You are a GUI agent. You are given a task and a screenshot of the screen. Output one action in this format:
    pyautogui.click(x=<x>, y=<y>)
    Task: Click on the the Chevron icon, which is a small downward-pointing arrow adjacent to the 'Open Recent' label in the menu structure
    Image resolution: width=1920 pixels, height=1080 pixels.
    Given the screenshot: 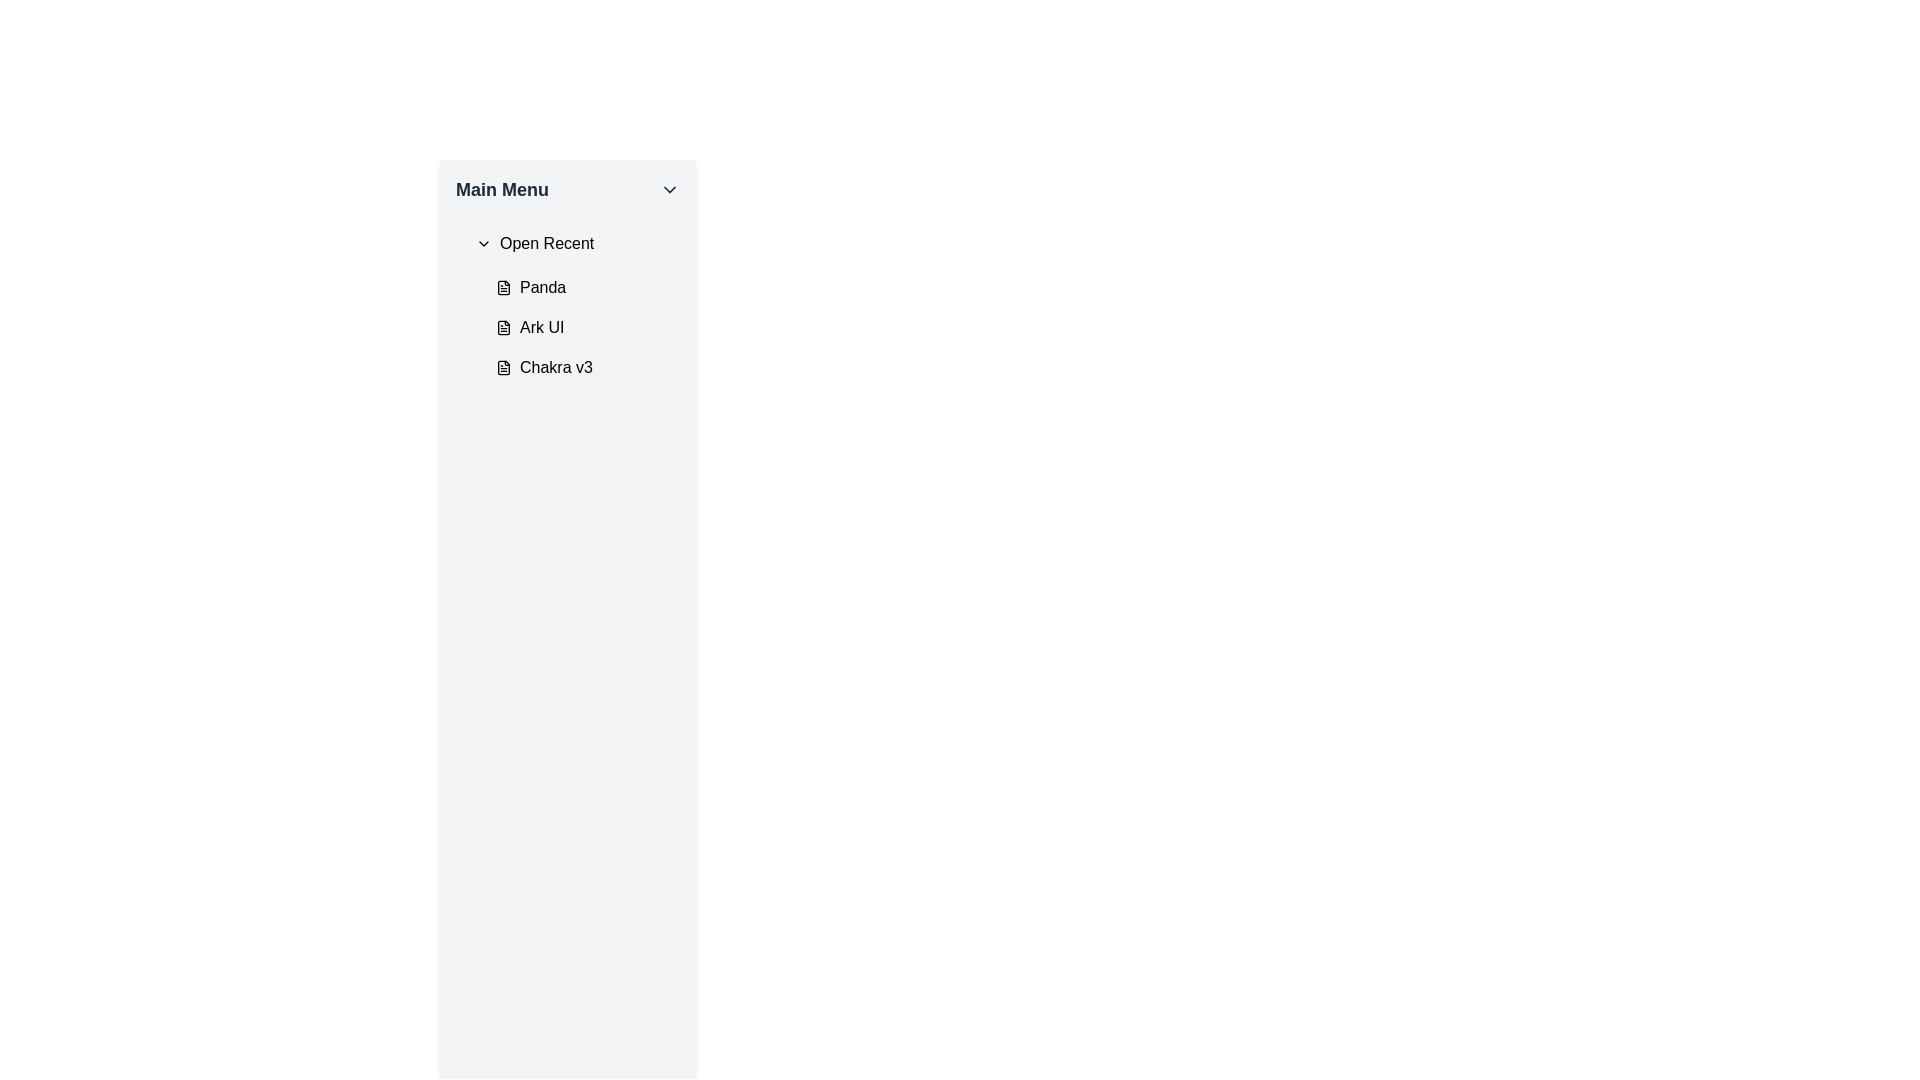 What is the action you would take?
    pyautogui.click(x=484, y=242)
    